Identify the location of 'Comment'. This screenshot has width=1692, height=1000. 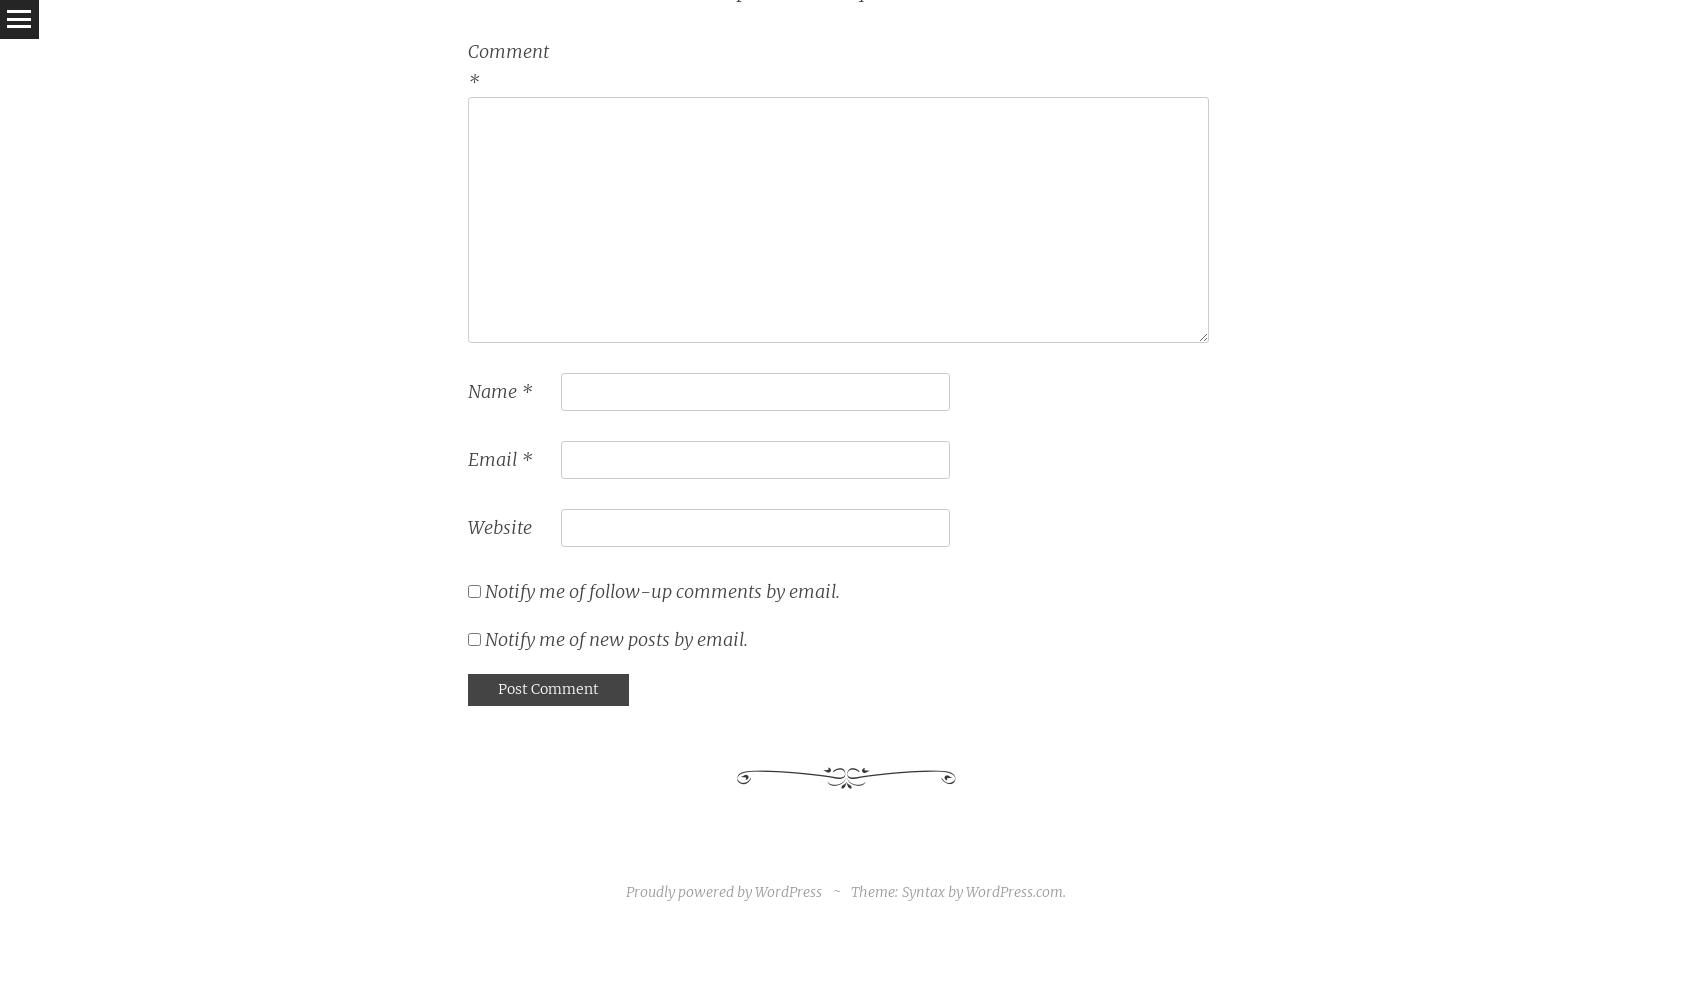
(507, 51).